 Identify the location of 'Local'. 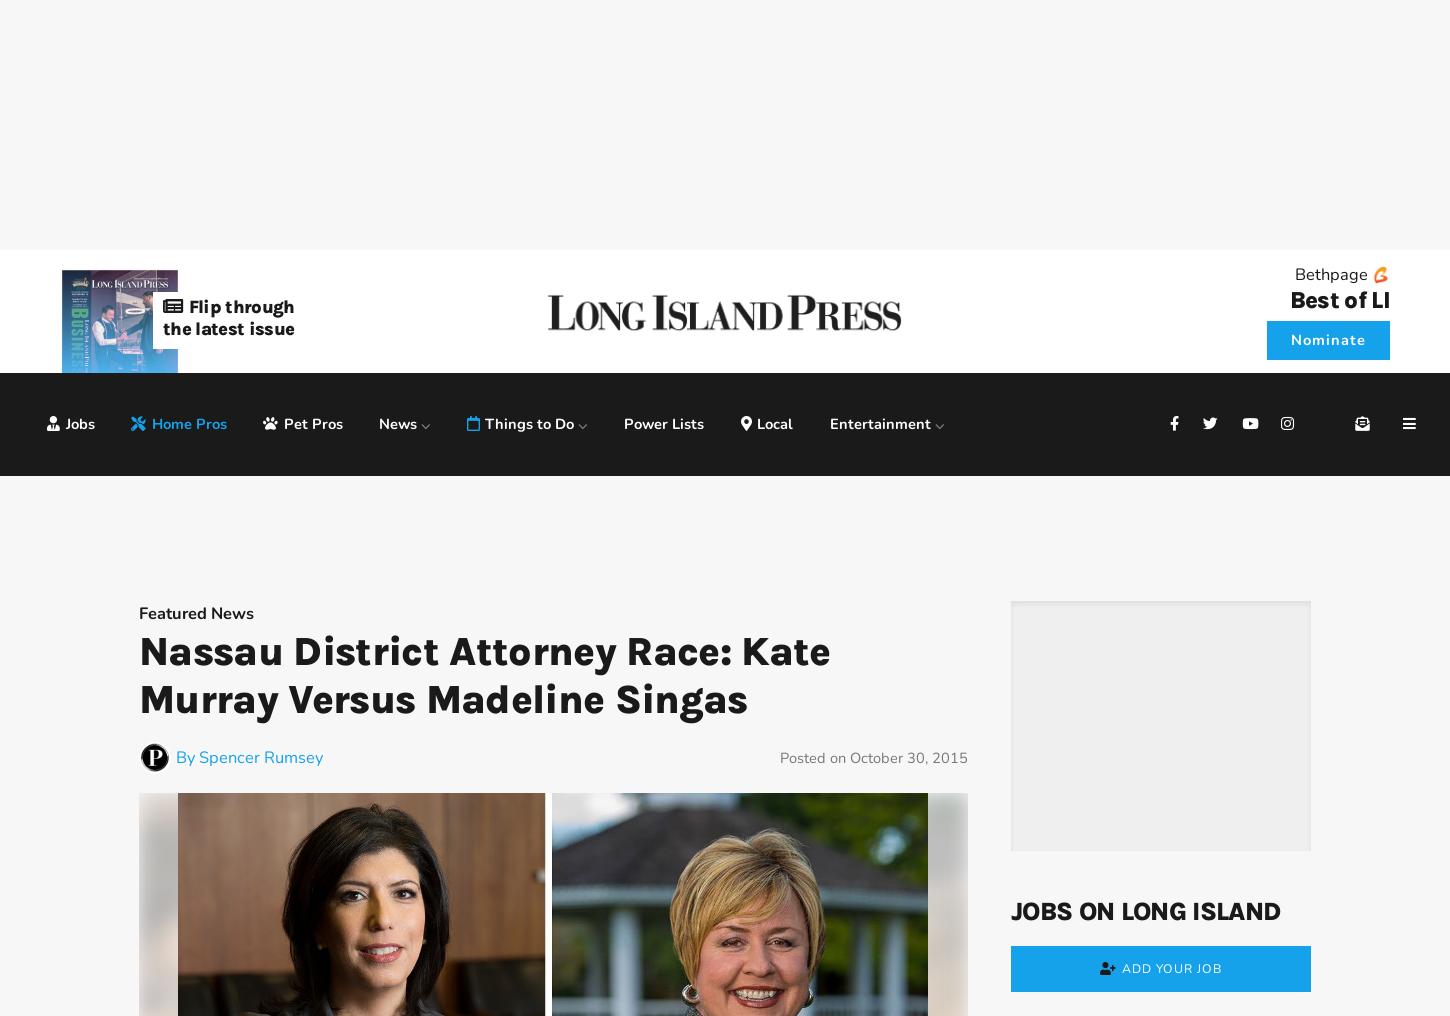
(775, 422).